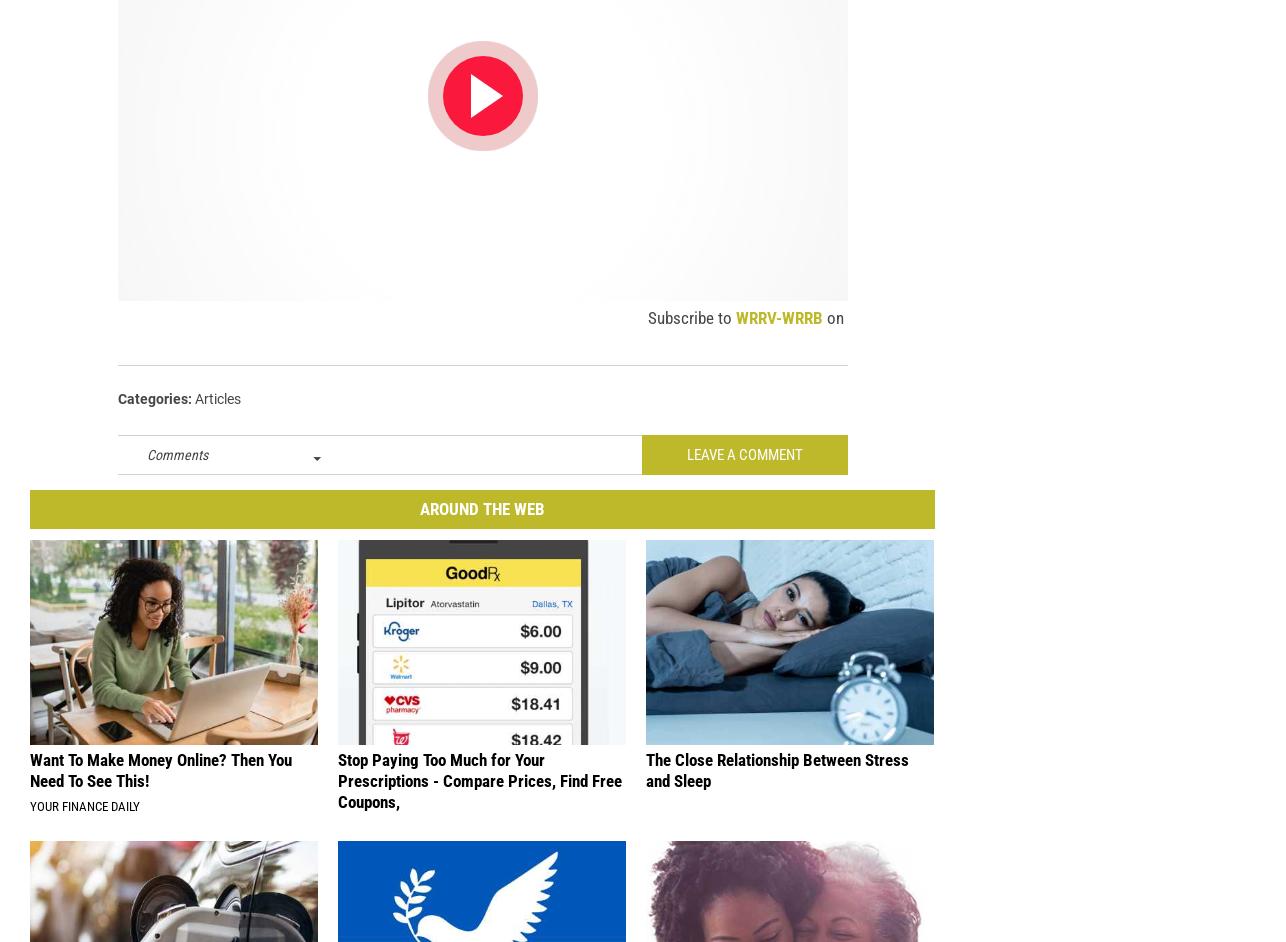 This screenshot has height=942, width=1286. Describe the element at coordinates (153, 409) in the screenshot. I see `'Categories'` at that location.